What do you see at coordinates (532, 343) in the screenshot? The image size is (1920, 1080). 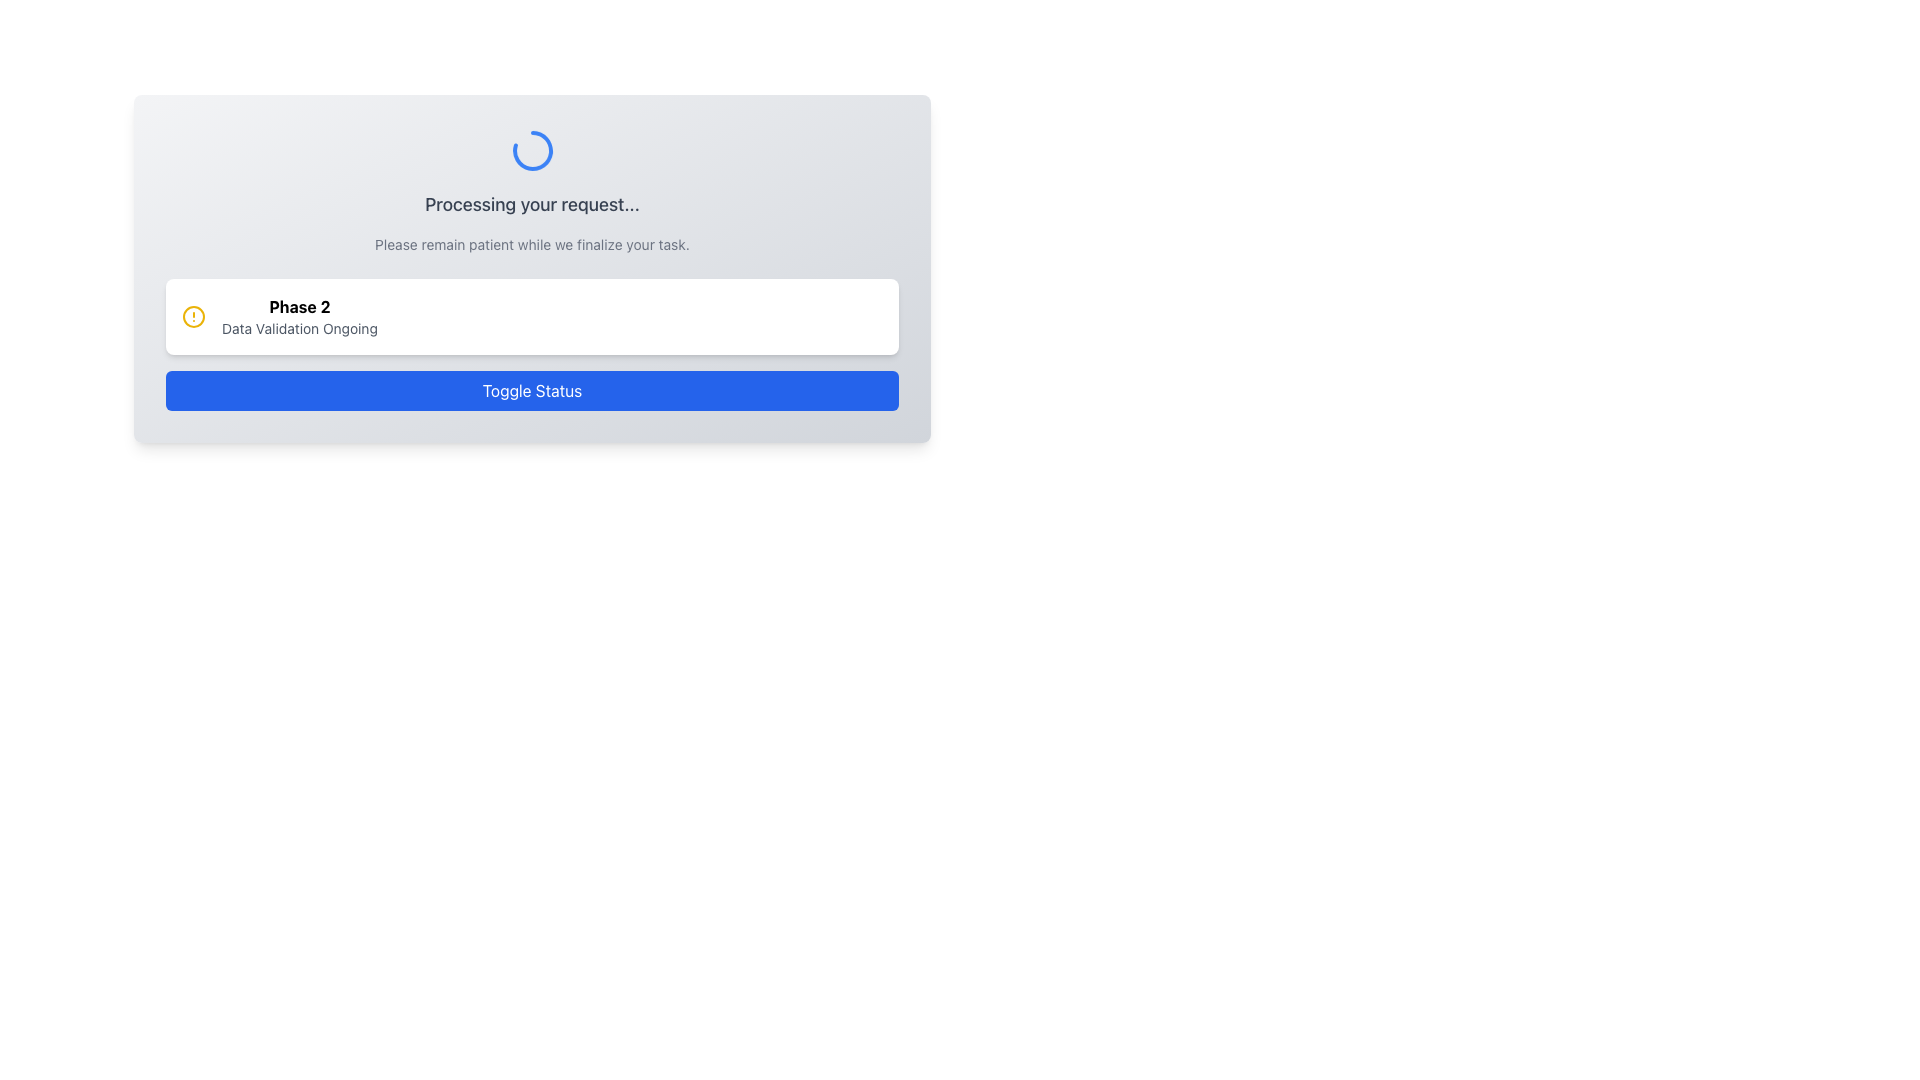 I see `the 'Toggle Status' button located within the Grouped Element that indicates the current phase of the process (Phase 2) and its status (Data Validation Ongoing)` at bounding box center [532, 343].